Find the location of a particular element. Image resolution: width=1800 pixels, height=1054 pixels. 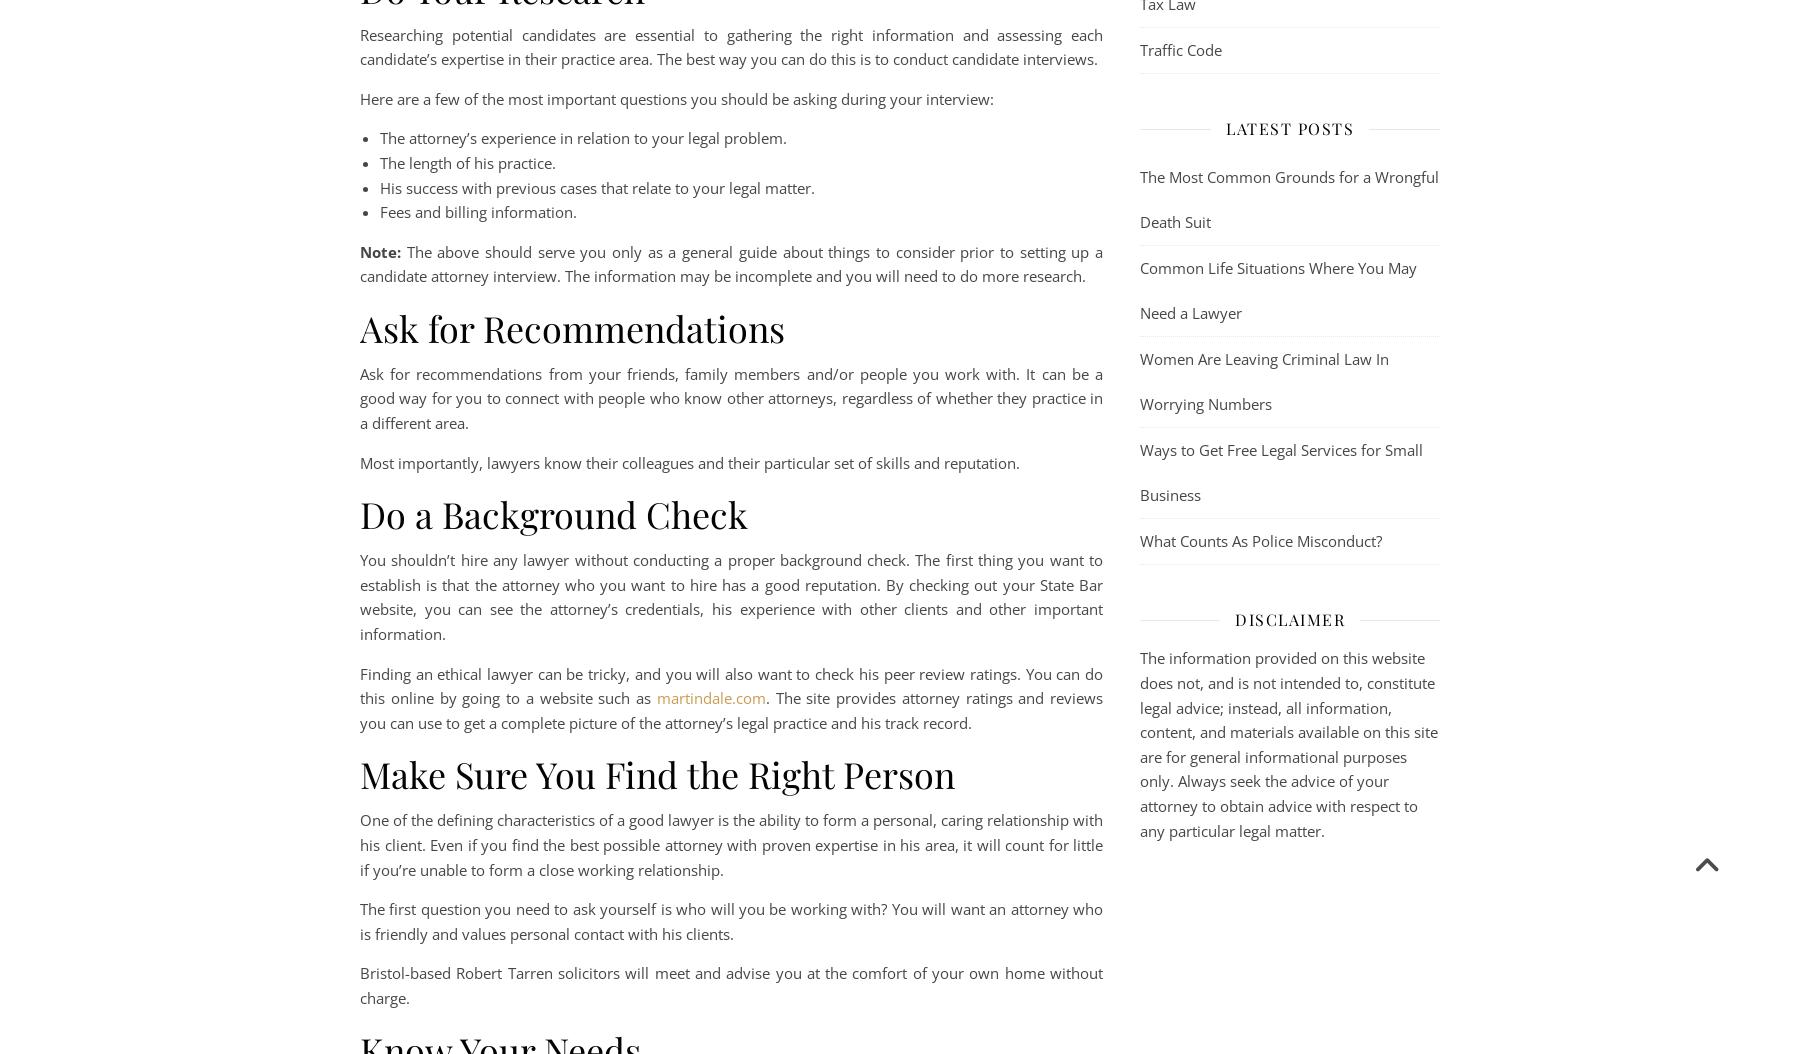

'Finding an ethical lawyer can be tricky, and you will also want to check his peer review ratings. You can do this online by going to a website such as' is located at coordinates (730, 685).